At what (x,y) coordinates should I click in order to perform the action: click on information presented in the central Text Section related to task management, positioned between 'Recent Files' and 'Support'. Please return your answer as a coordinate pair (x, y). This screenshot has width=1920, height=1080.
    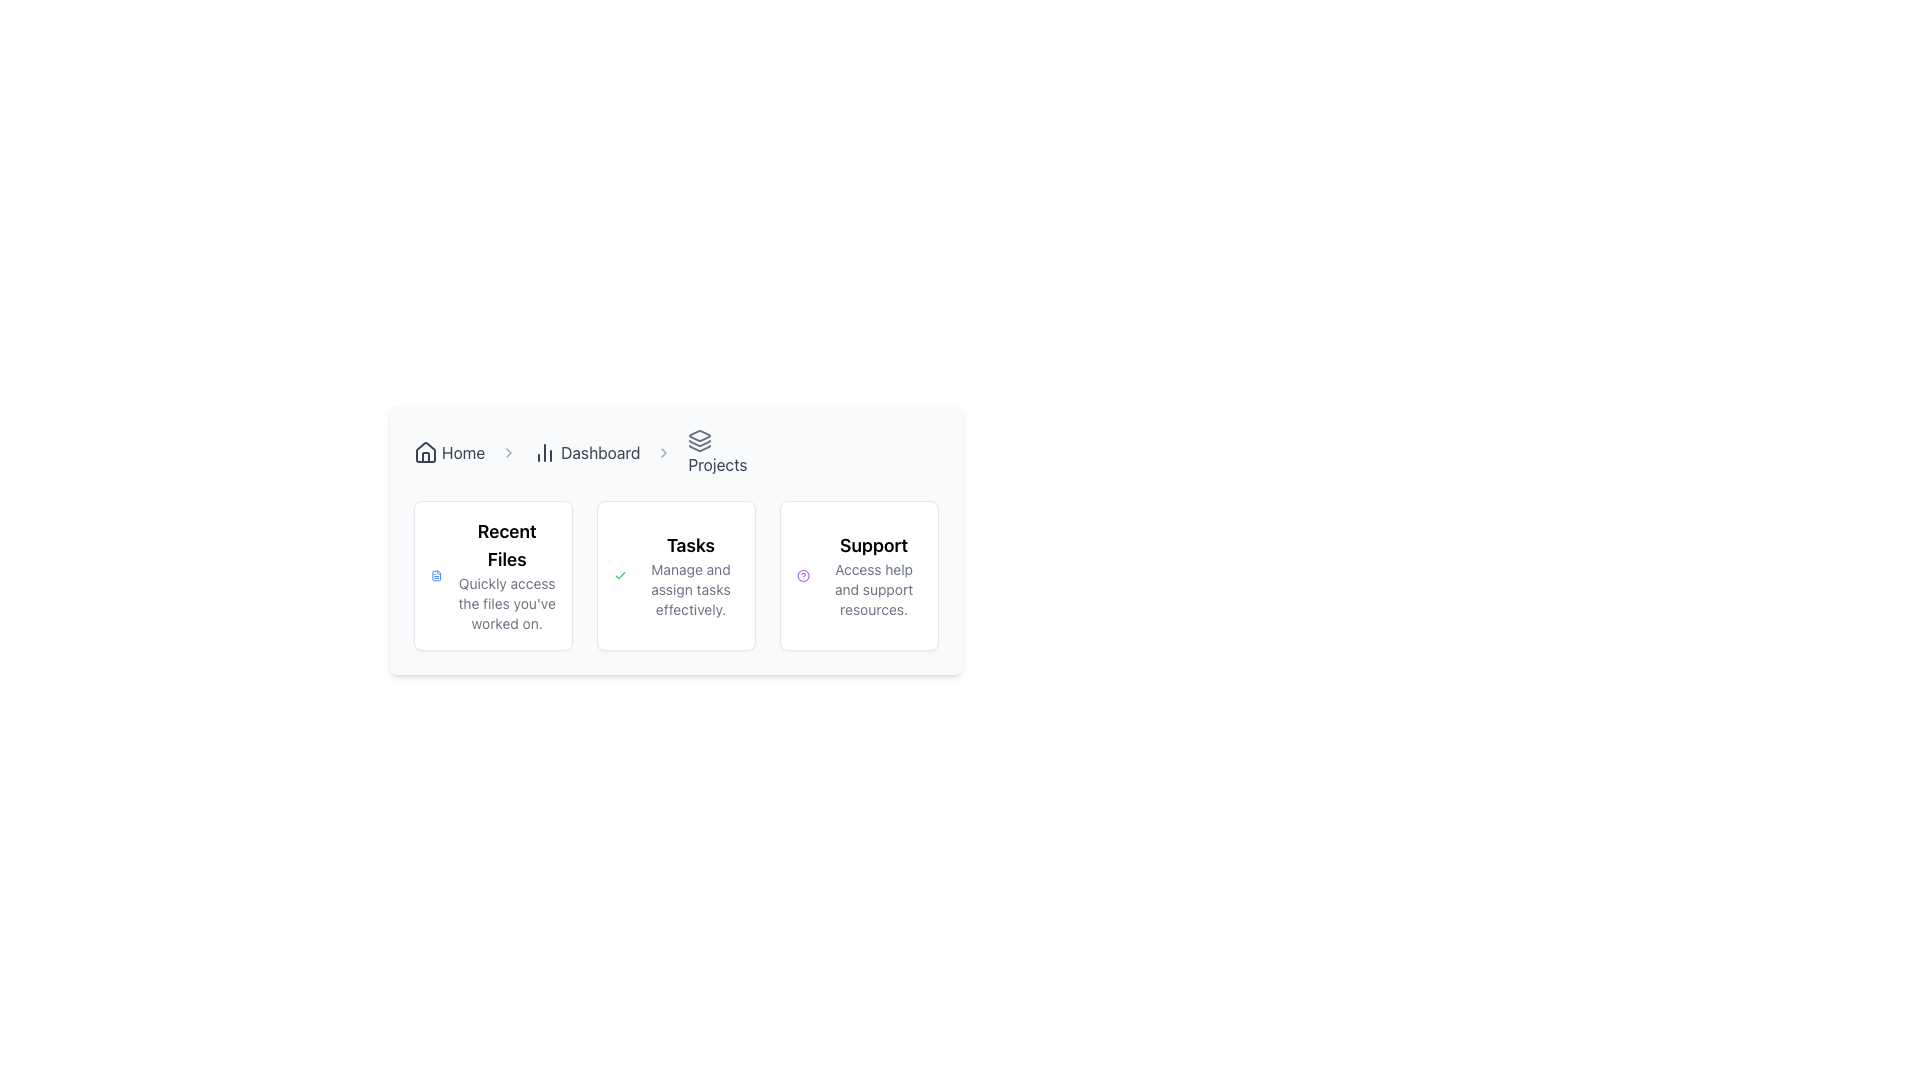
    Looking at the image, I should click on (691, 575).